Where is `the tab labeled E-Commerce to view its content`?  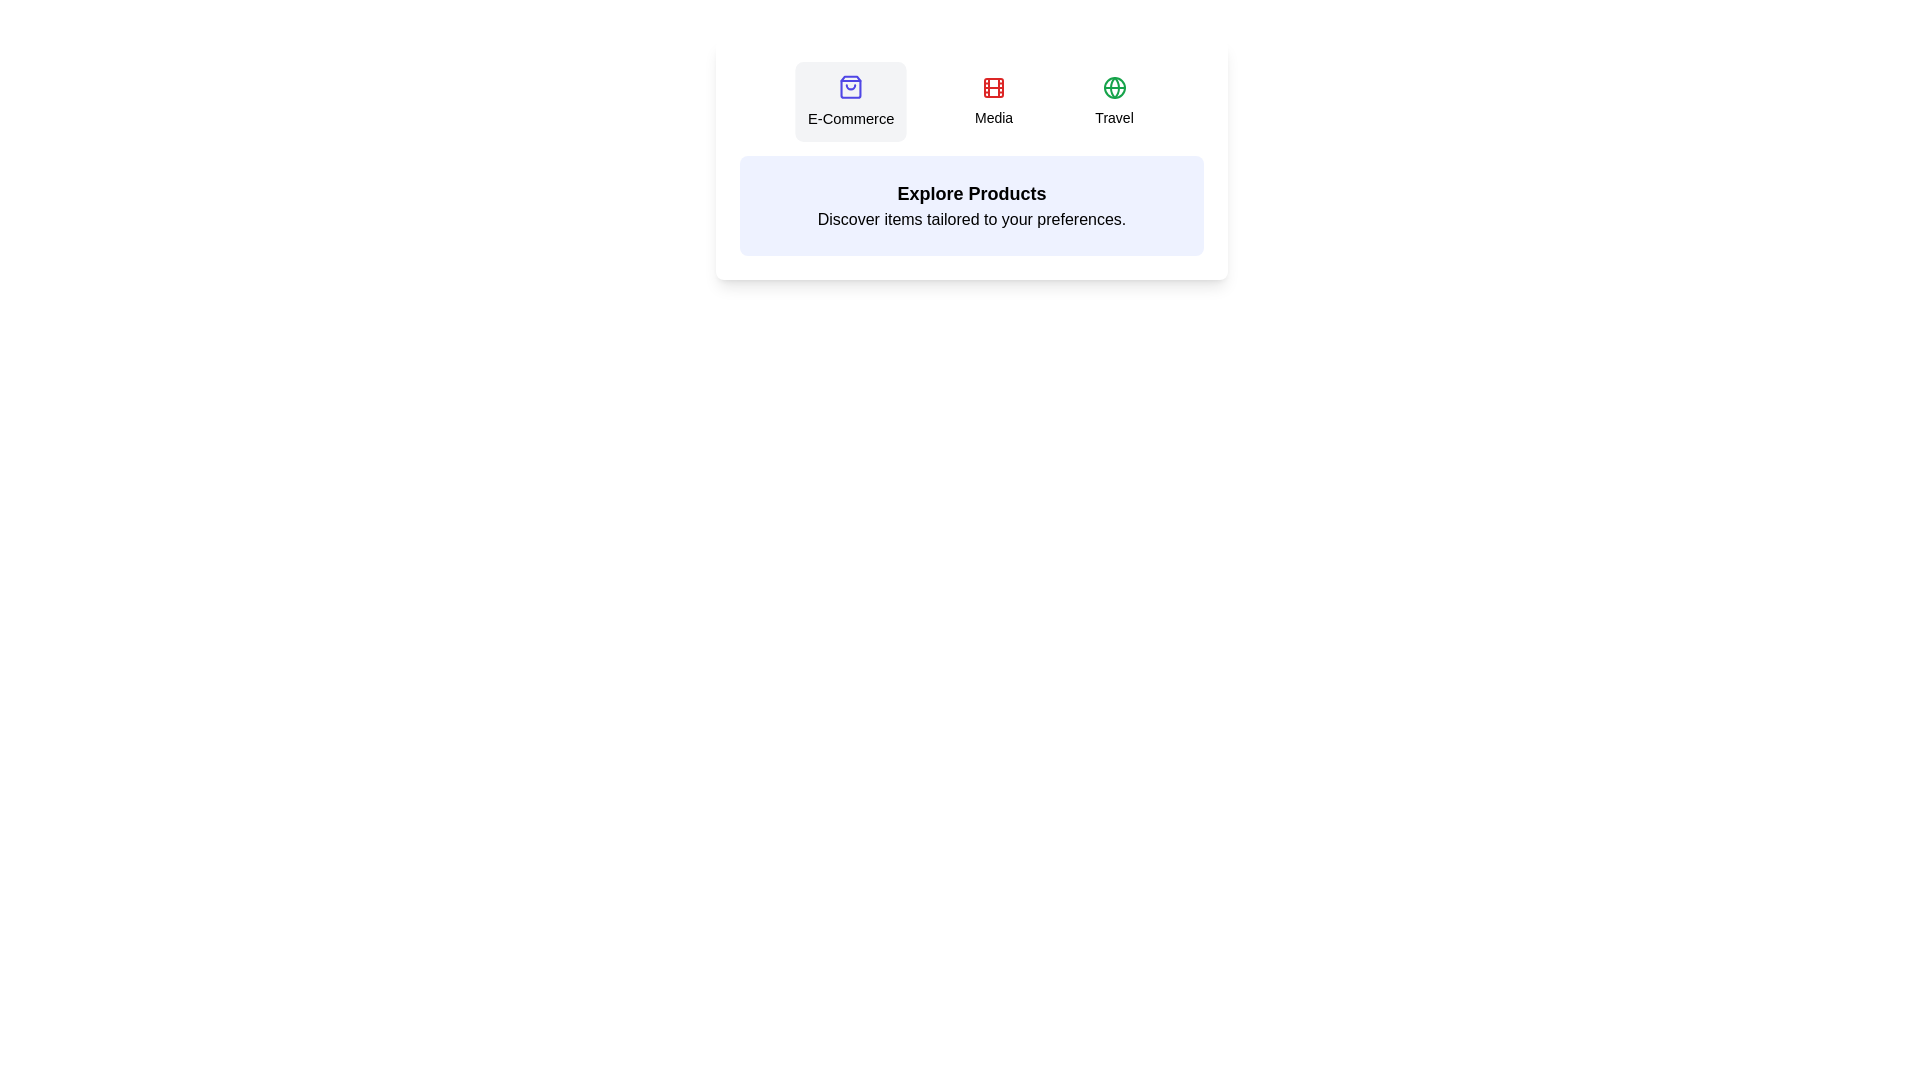 the tab labeled E-Commerce to view its content is located at coordinates (850, 101).